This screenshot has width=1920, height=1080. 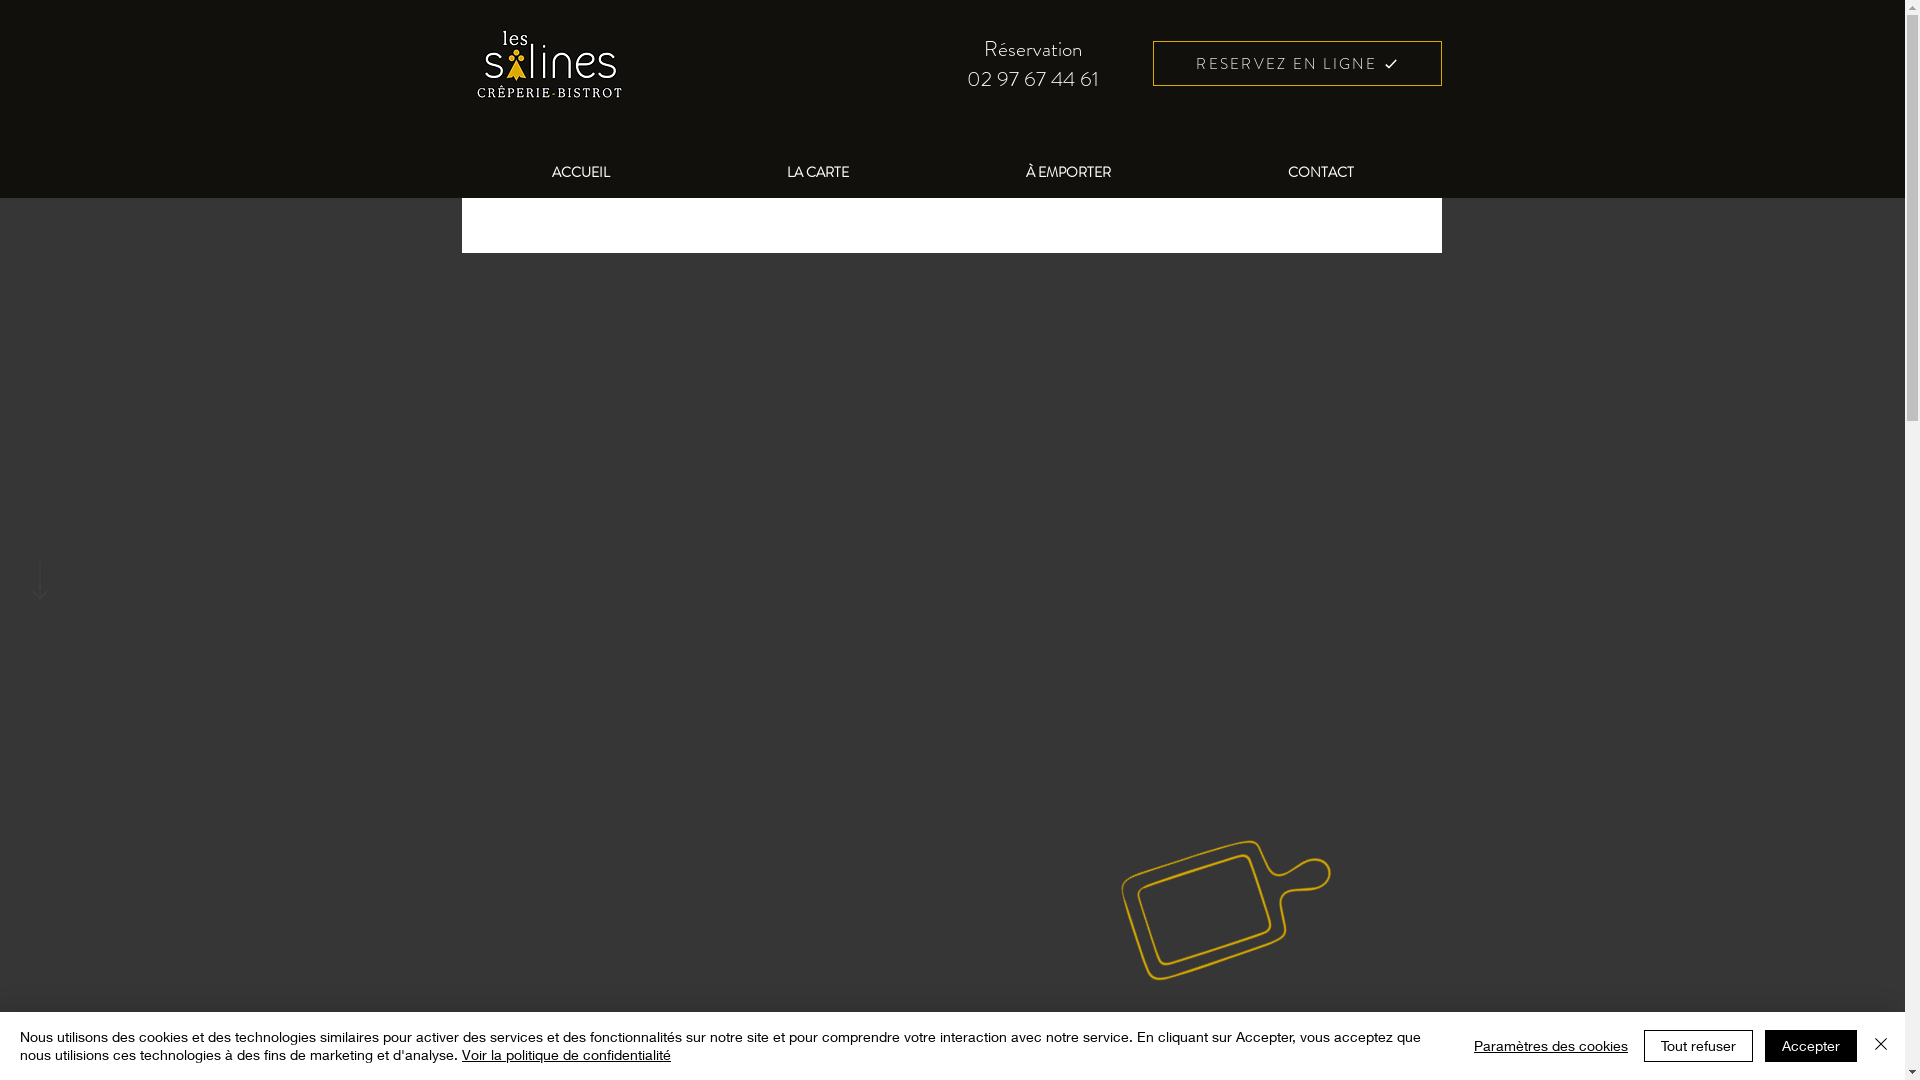 What do you see at coordinates (1321, 171) in the screenshot?
I see `'CONTACT'` at bounding box center [1321, 171].